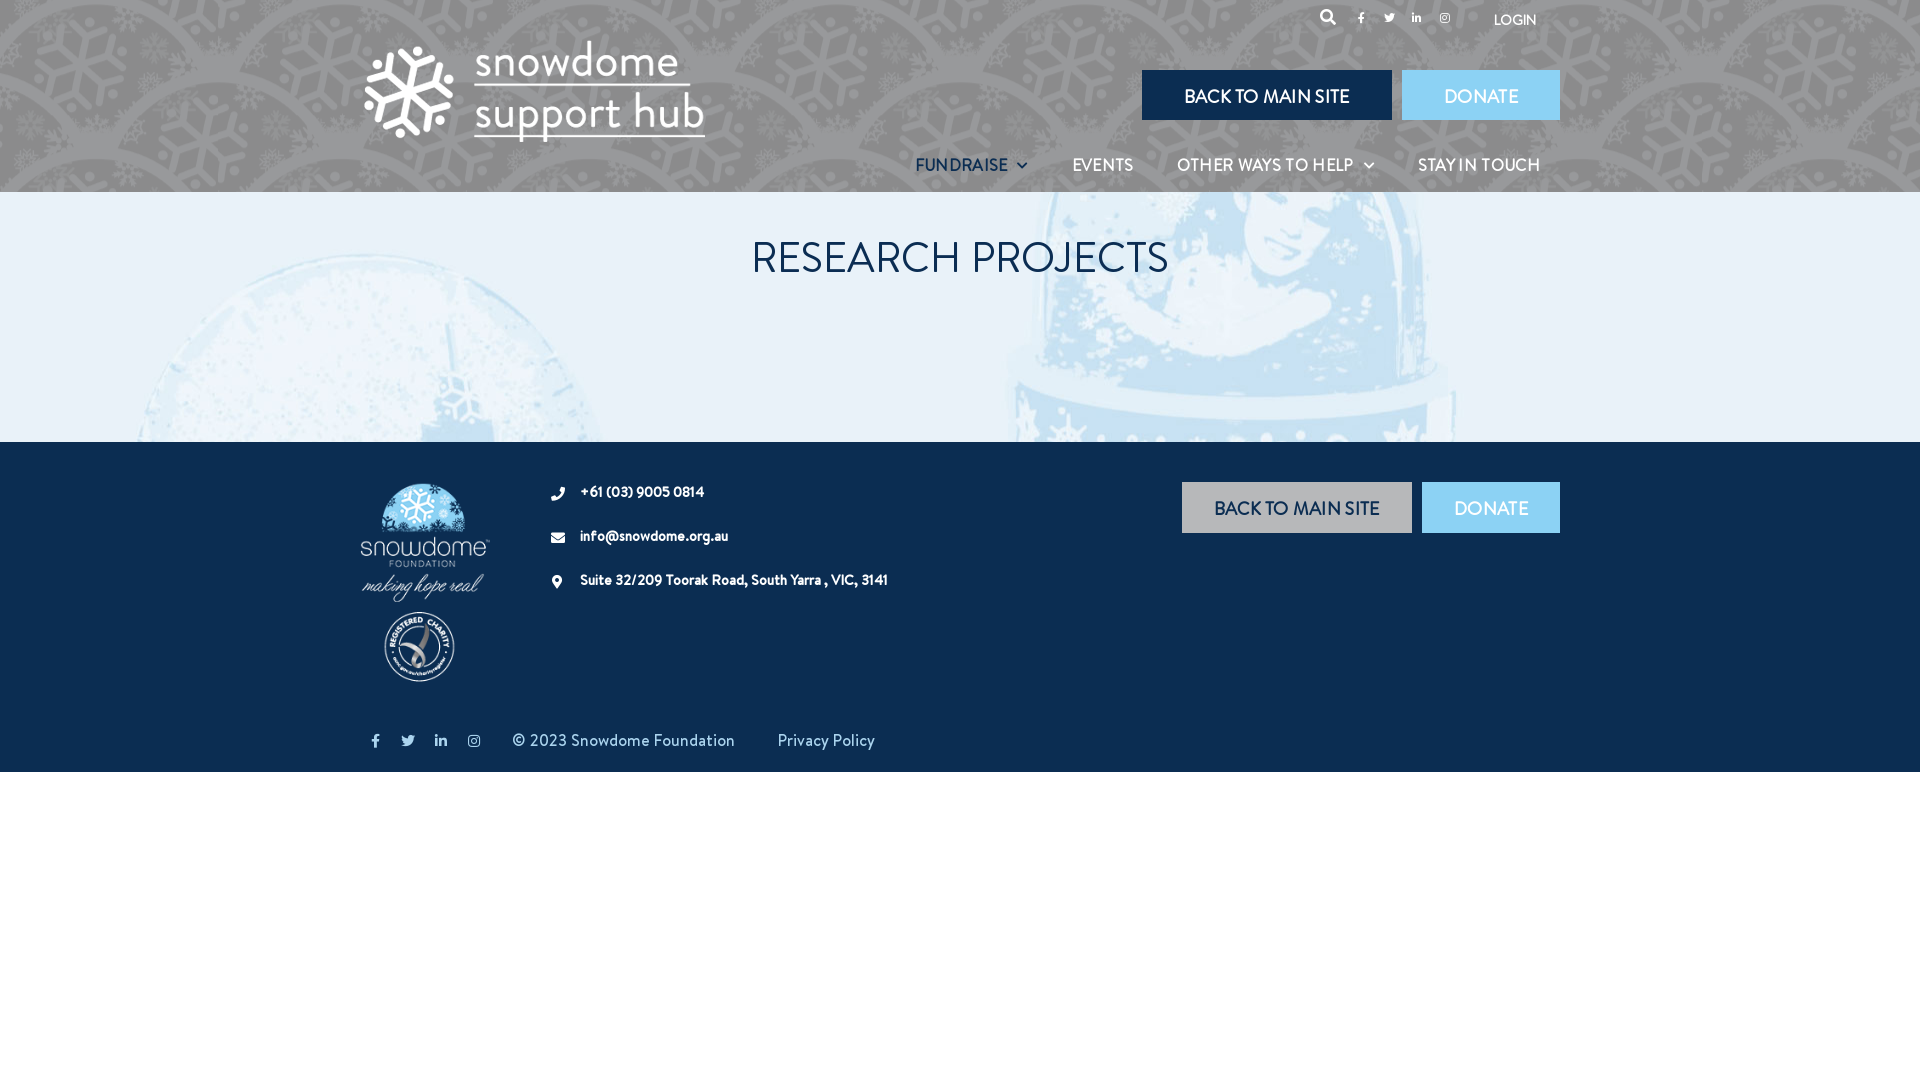 The width and height of the screenshot is (1920, 1080). Describe the element at coordinates (642, 492) in the screenshot. I see `'+61 (03) 9005 0814'` at that location.